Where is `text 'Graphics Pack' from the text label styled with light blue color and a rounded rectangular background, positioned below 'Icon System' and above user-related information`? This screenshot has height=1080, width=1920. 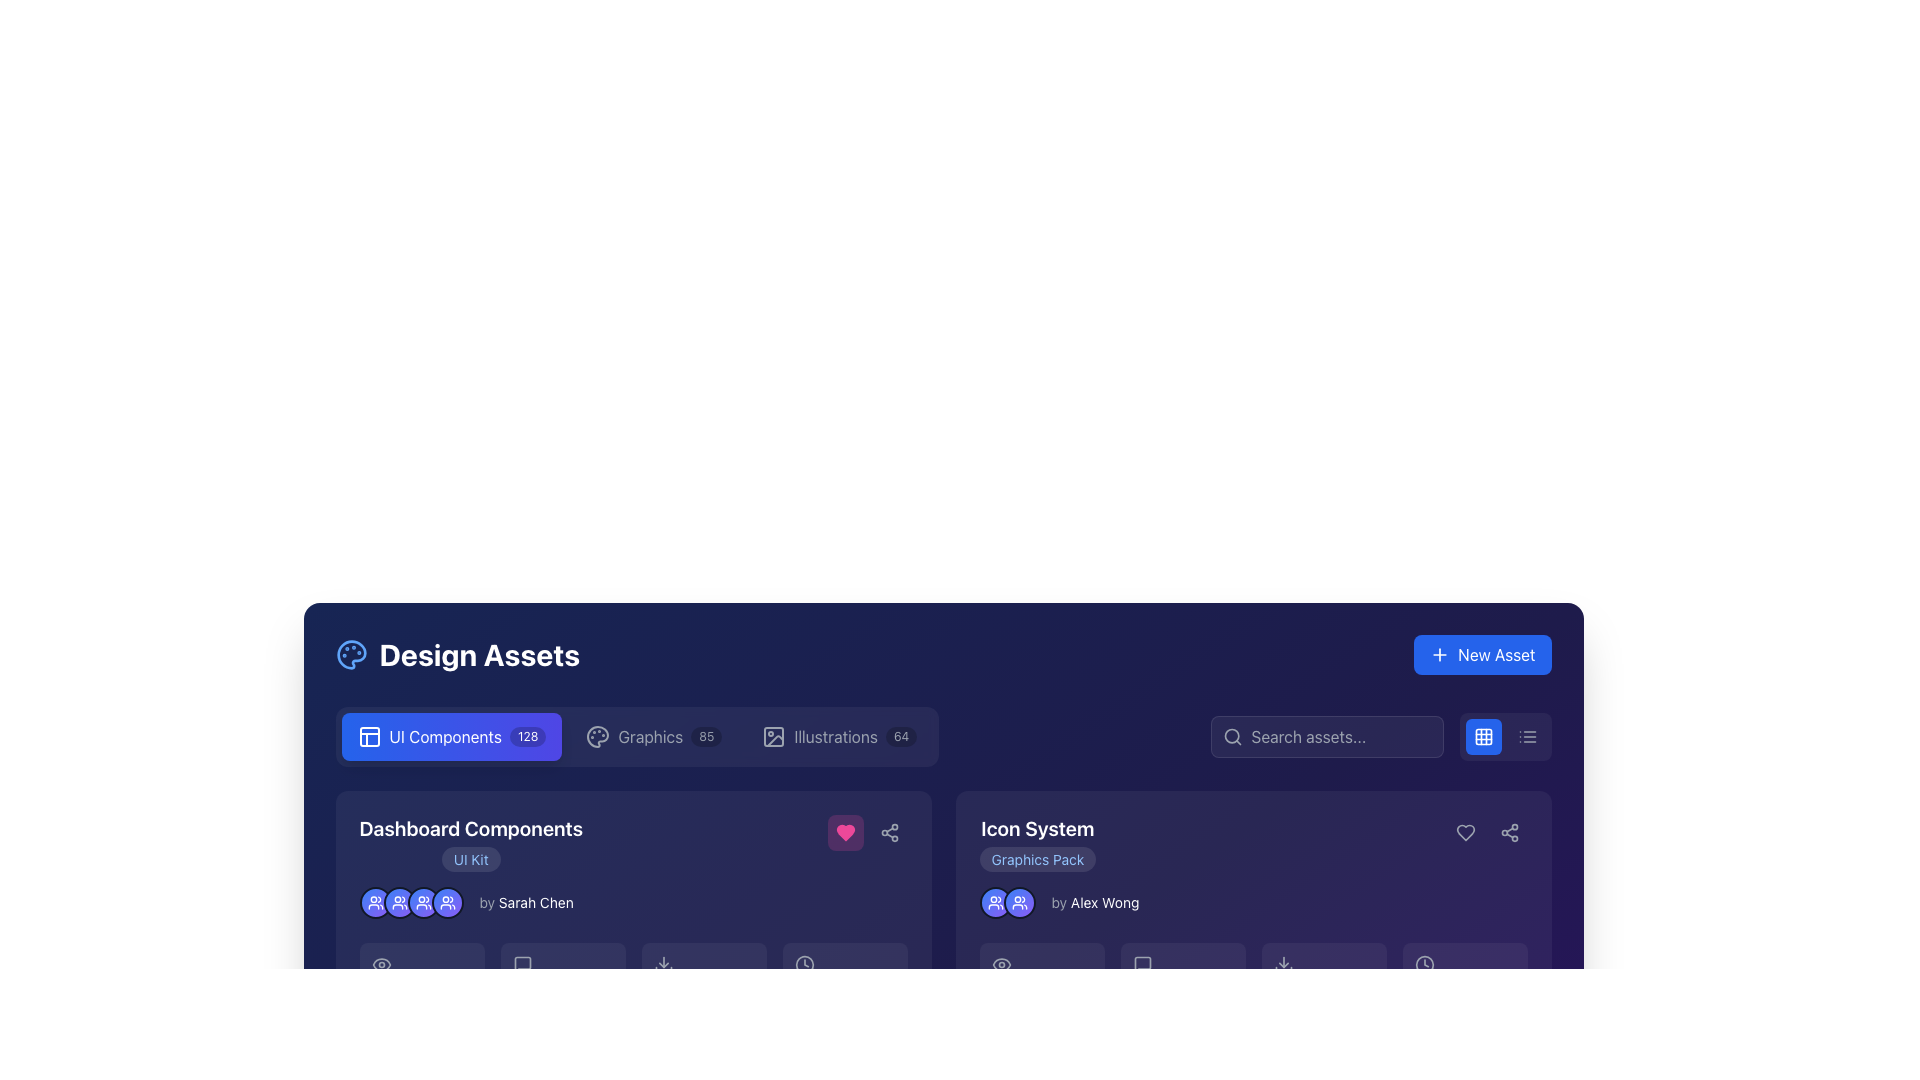
text 'Graphics Pack' from the text label styled with light blue color and a rounded rectangular background, positioned below 'Icon System' and above user-related information is located at coordinates (1037, 858).